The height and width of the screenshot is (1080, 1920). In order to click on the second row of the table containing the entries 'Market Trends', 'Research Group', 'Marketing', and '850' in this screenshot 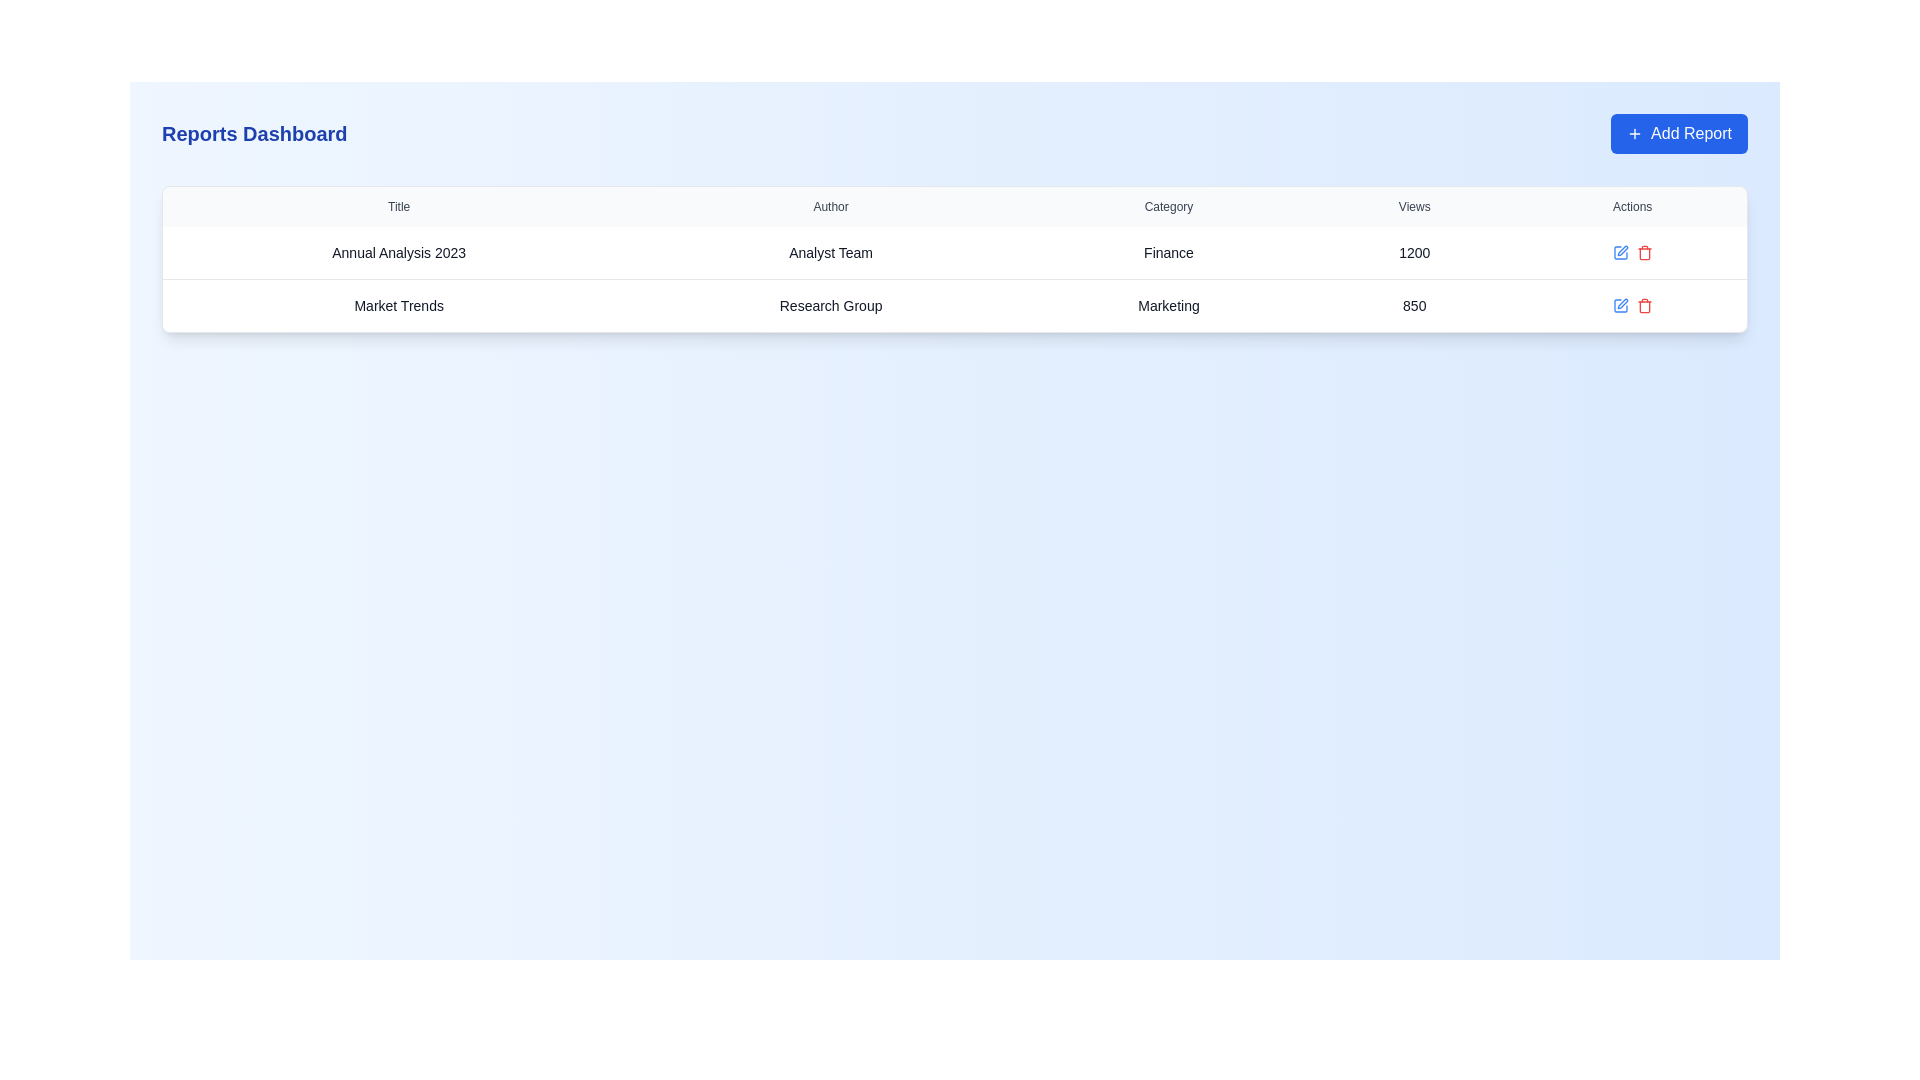, I will do `click(954, 304)`.